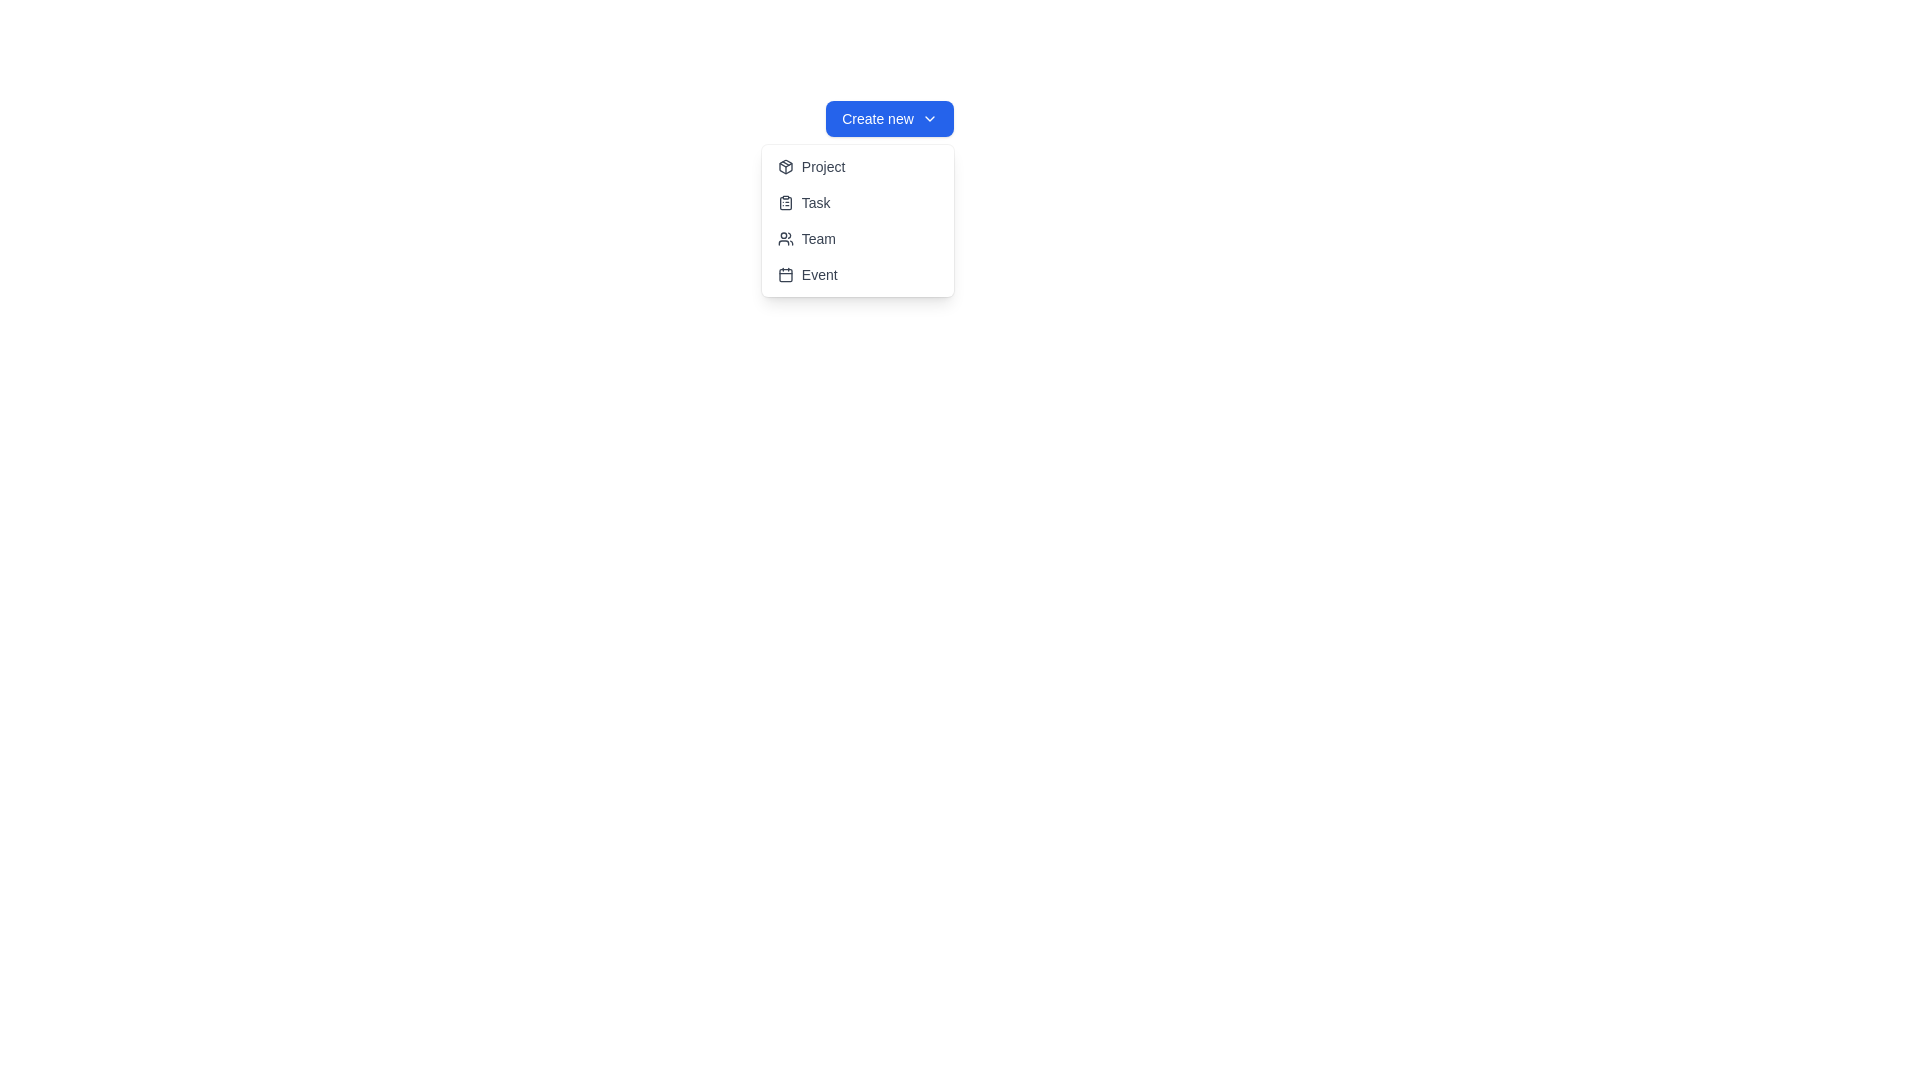 The image size is (1920, 1080). I want to click on the 'Task' button, which is the second item, so click(857, 203).